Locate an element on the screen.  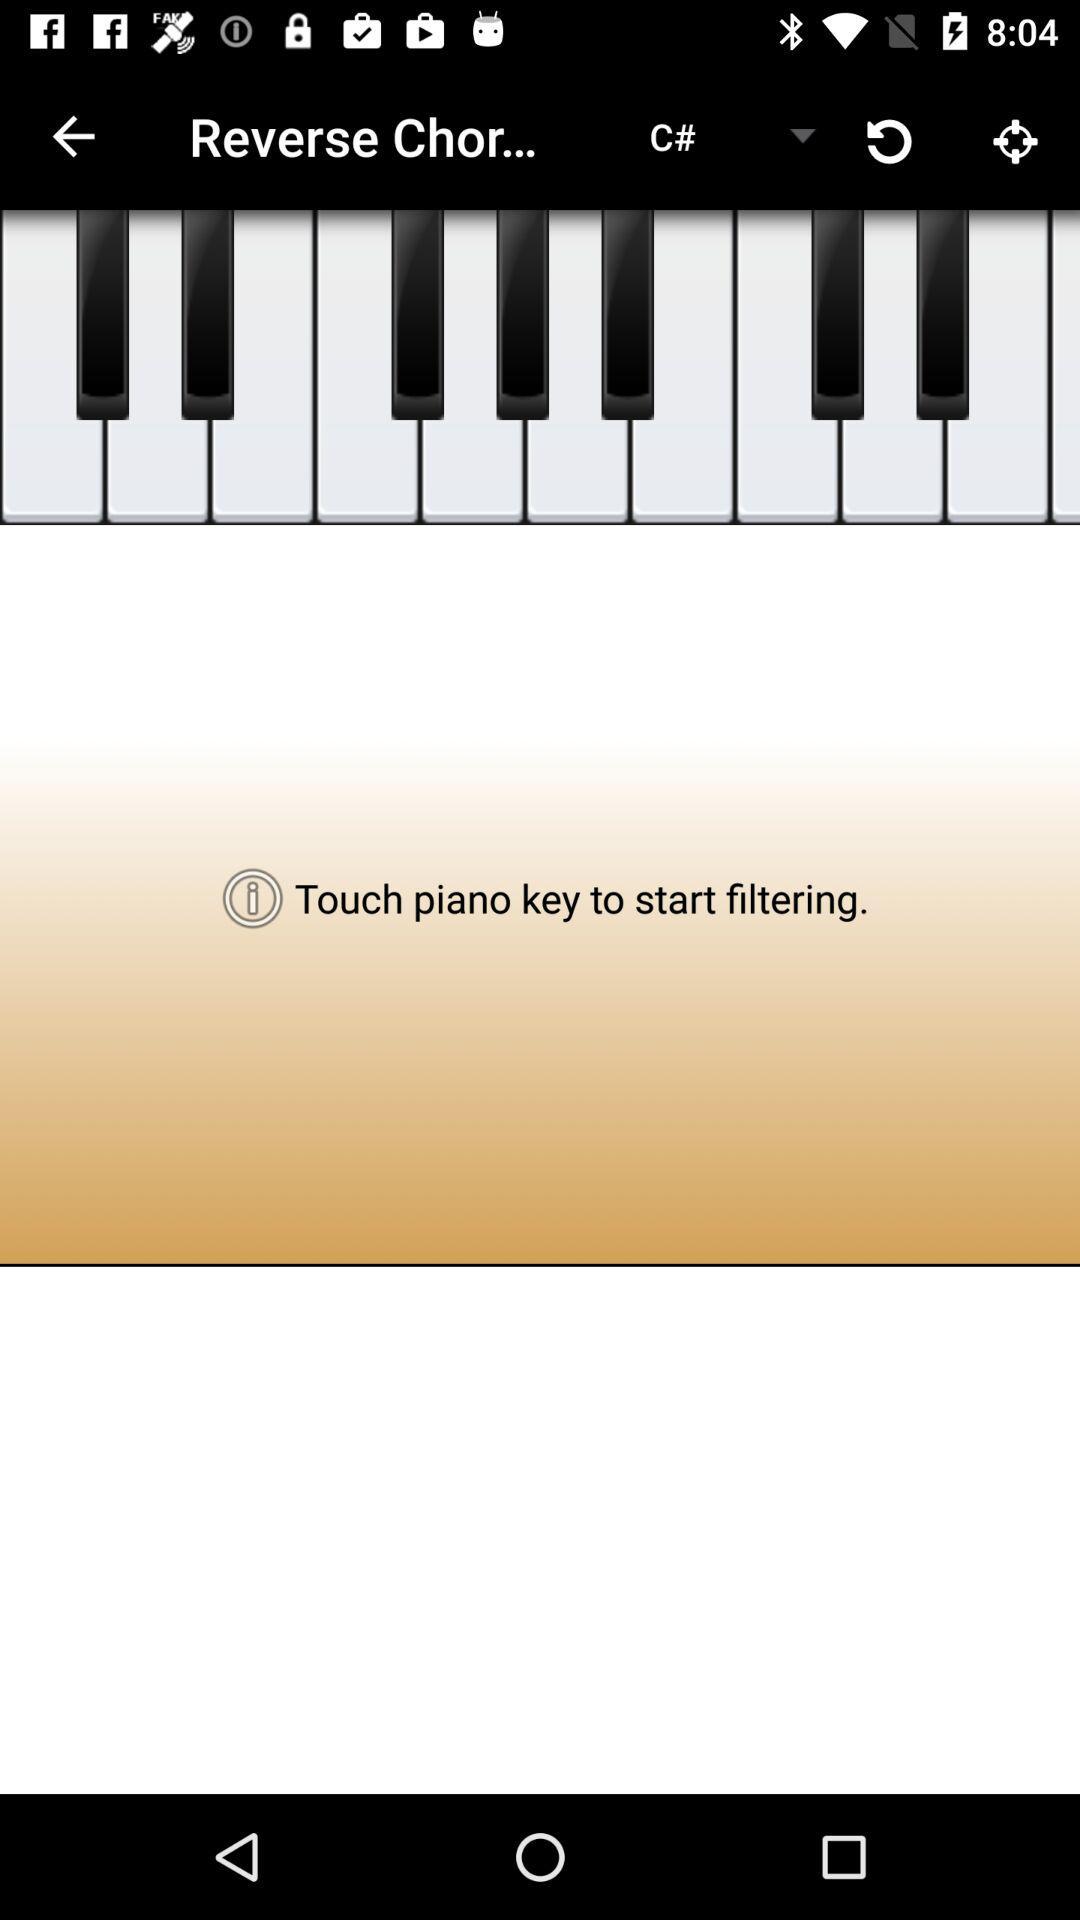
piano key is located at coordinates (681, 367).